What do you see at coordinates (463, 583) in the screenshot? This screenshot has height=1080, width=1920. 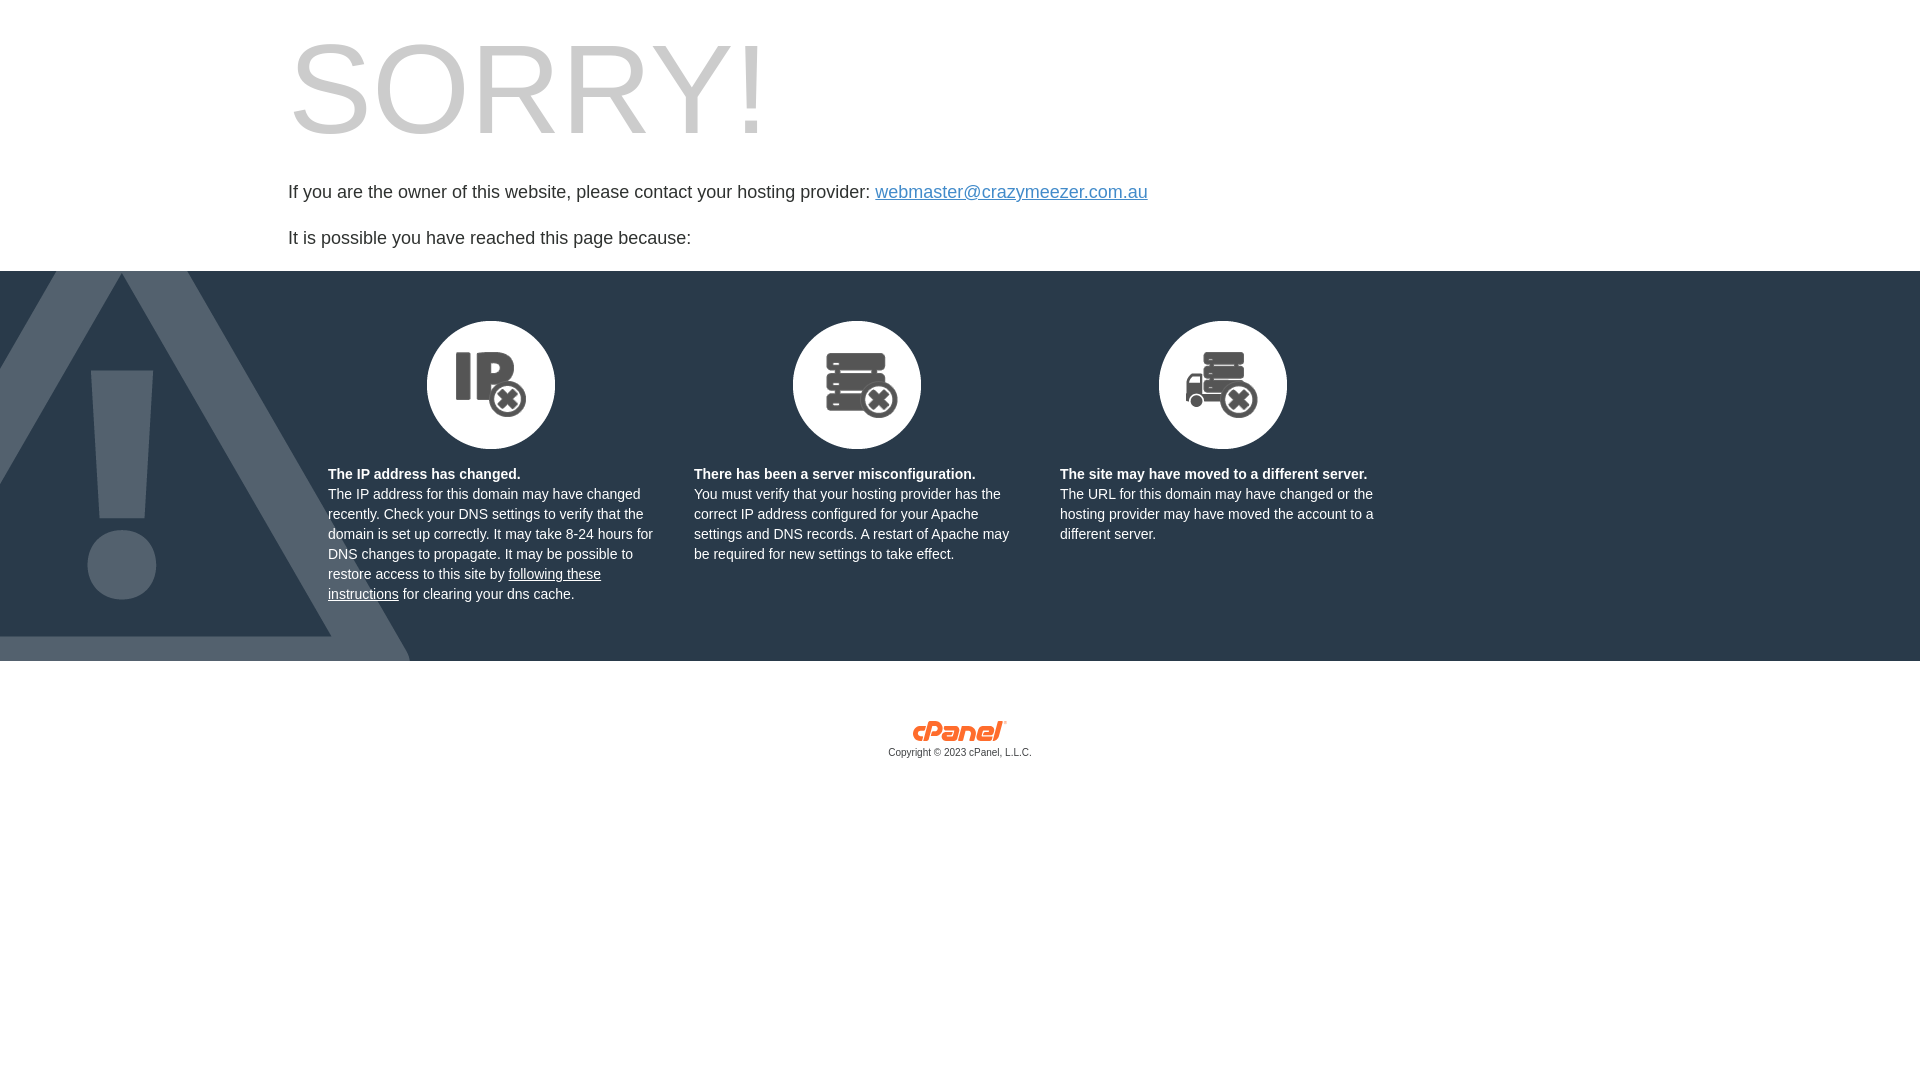 I see `'following these instructions'` at bounding box center [463, 583].